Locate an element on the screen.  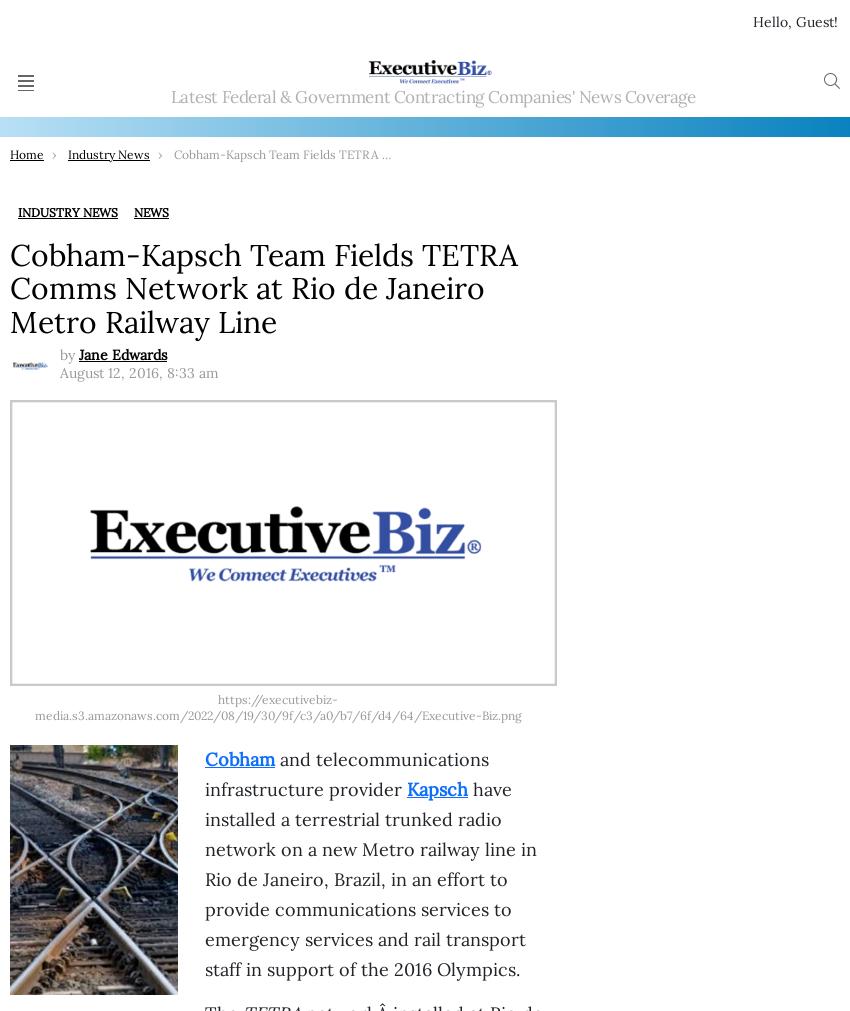
'SAP NS2 Develops Machine Learning Tool for Counterterrorism Missions; Mark Testoni Comments' is located at coordinates (425, 130).